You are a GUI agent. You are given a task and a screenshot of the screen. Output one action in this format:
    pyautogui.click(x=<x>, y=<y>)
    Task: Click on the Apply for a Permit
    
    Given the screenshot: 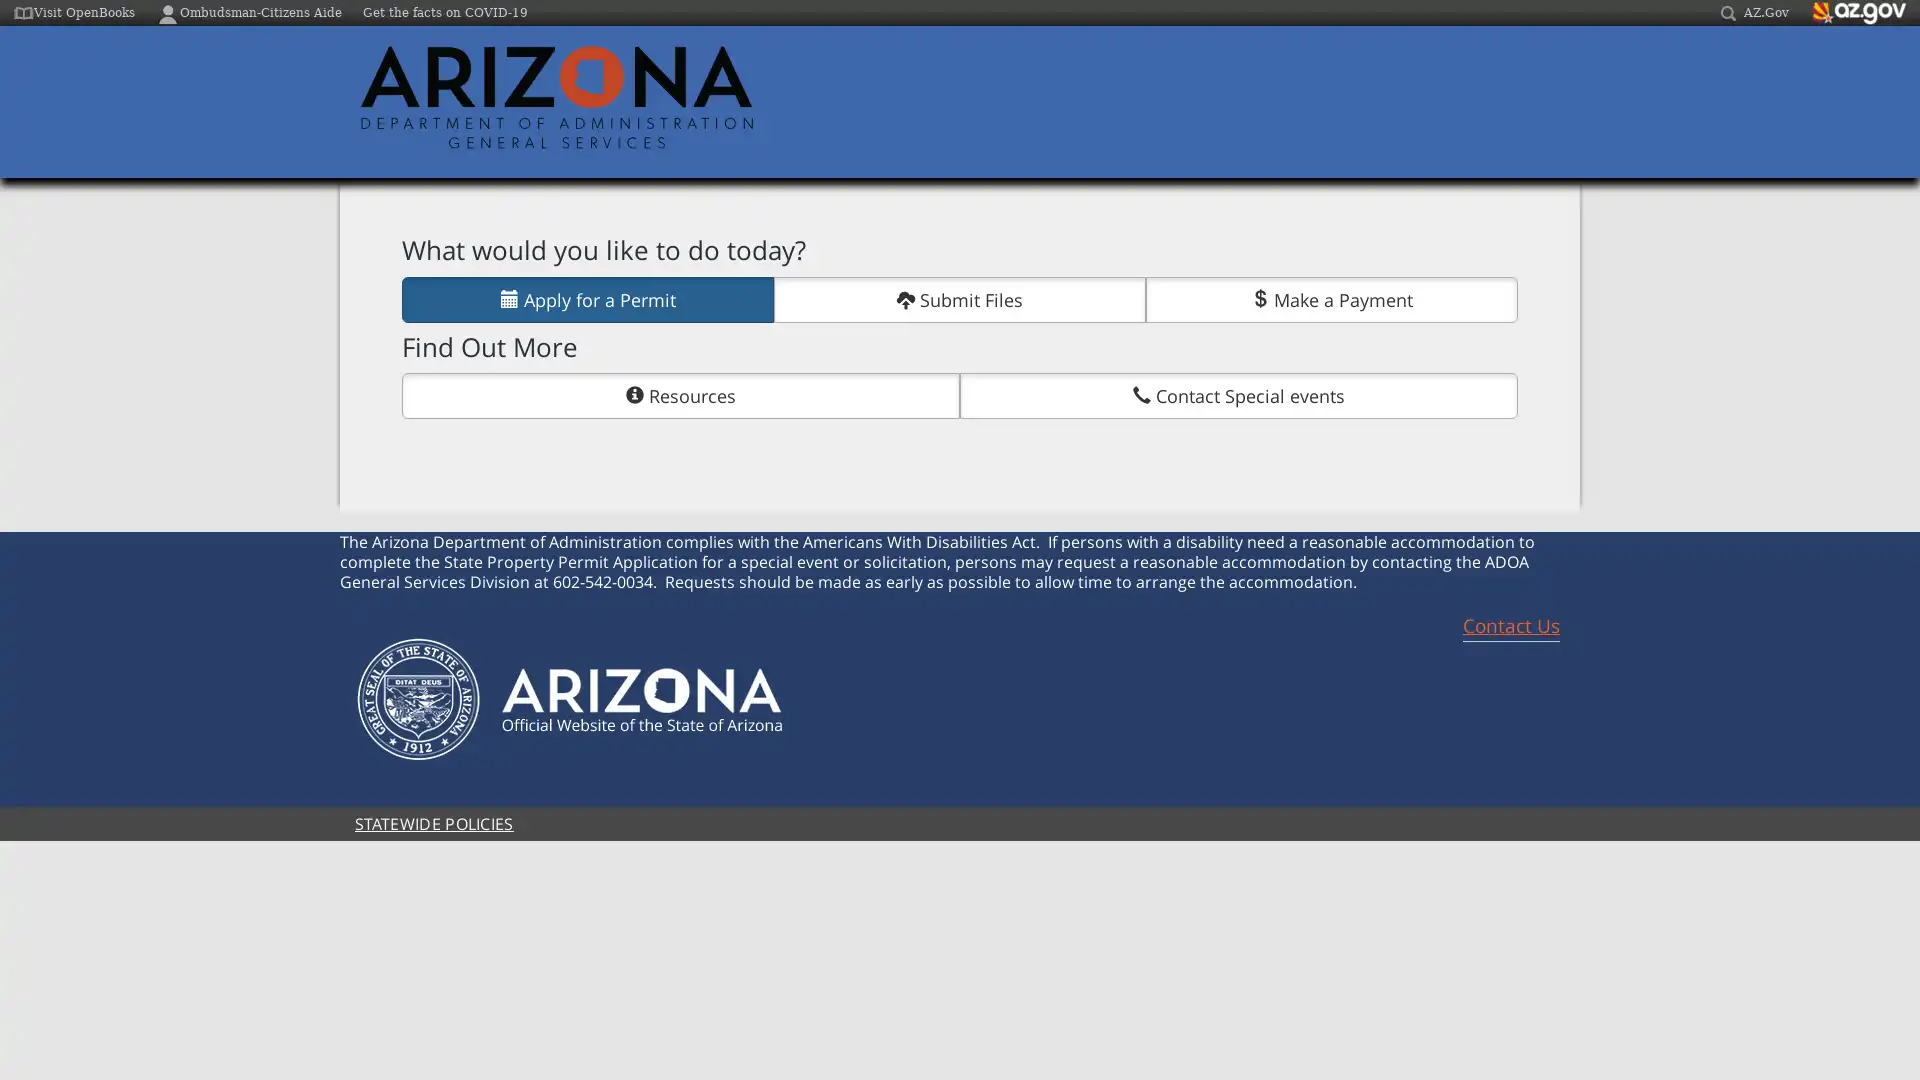 What is the action you would take?
    pyautogui.click(x=587, y=299)
    